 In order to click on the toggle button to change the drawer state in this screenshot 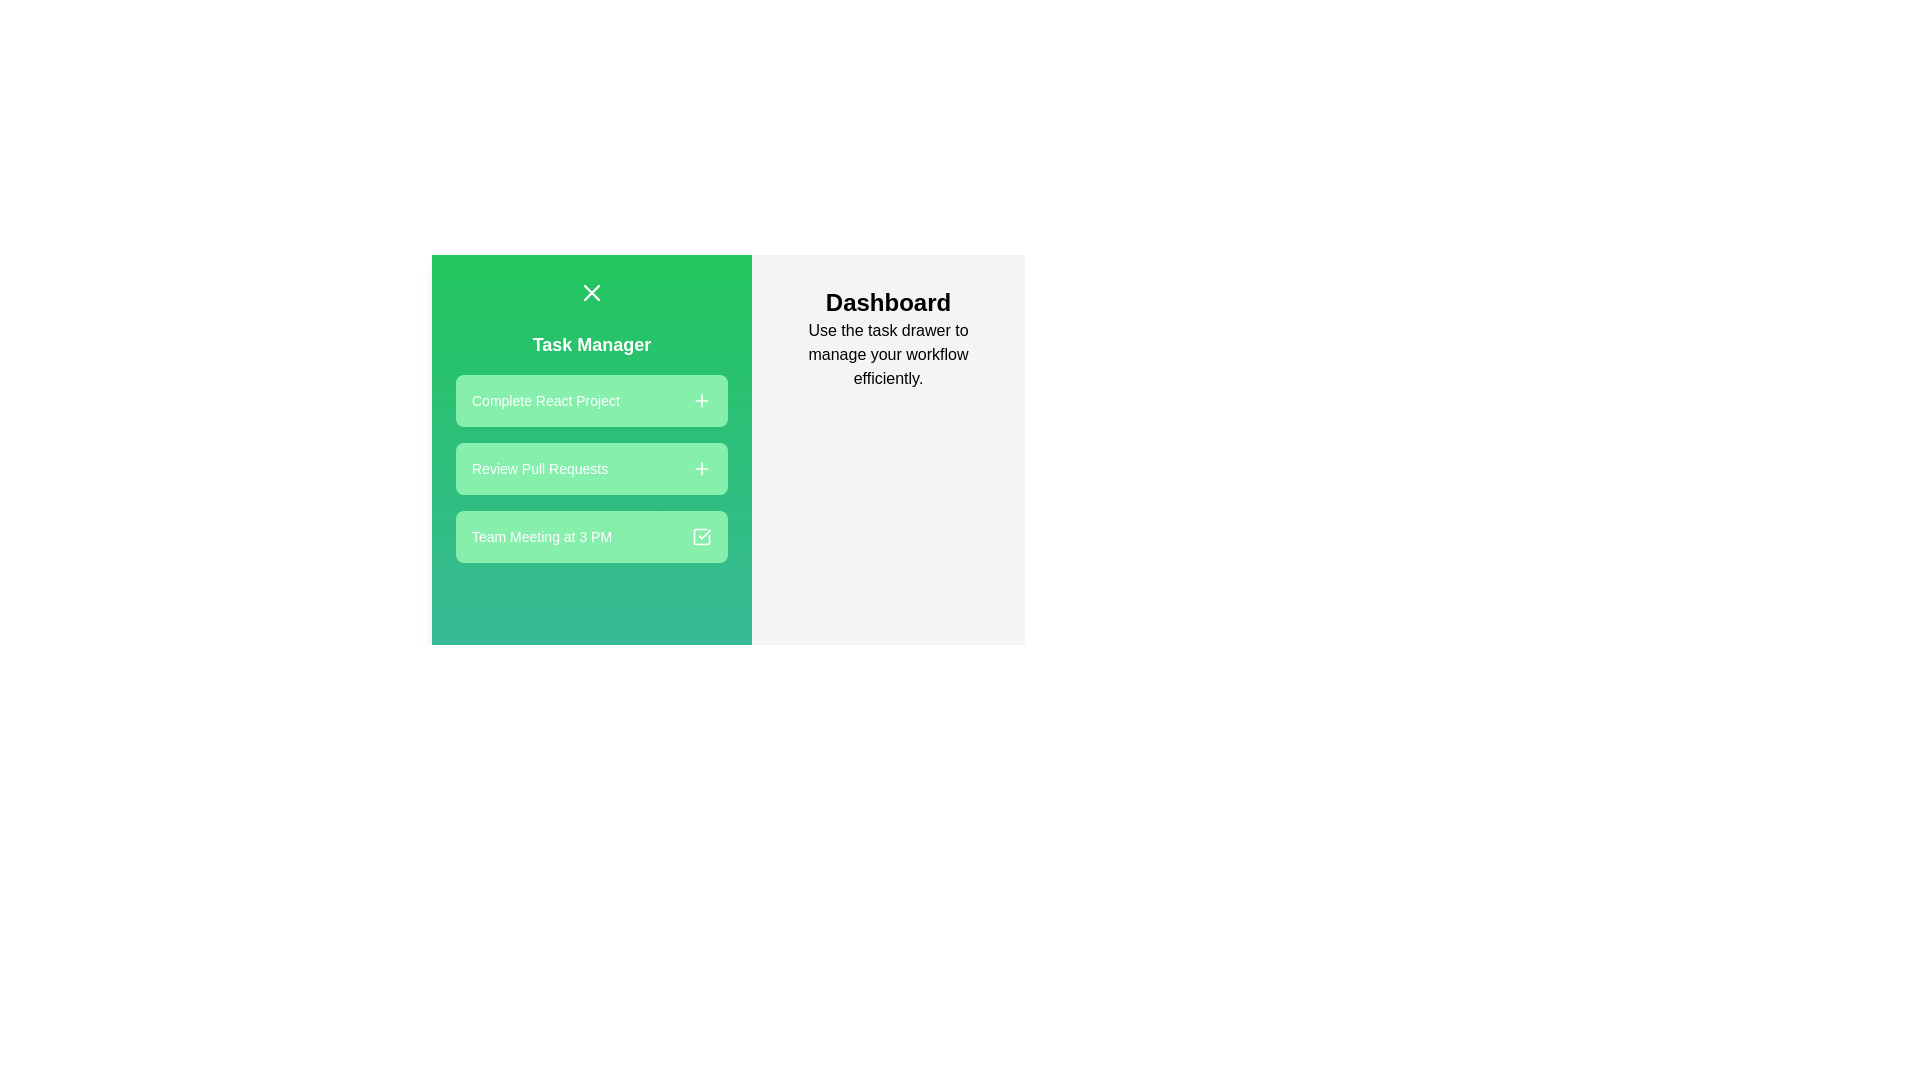, I will do `click(590, 293)`.